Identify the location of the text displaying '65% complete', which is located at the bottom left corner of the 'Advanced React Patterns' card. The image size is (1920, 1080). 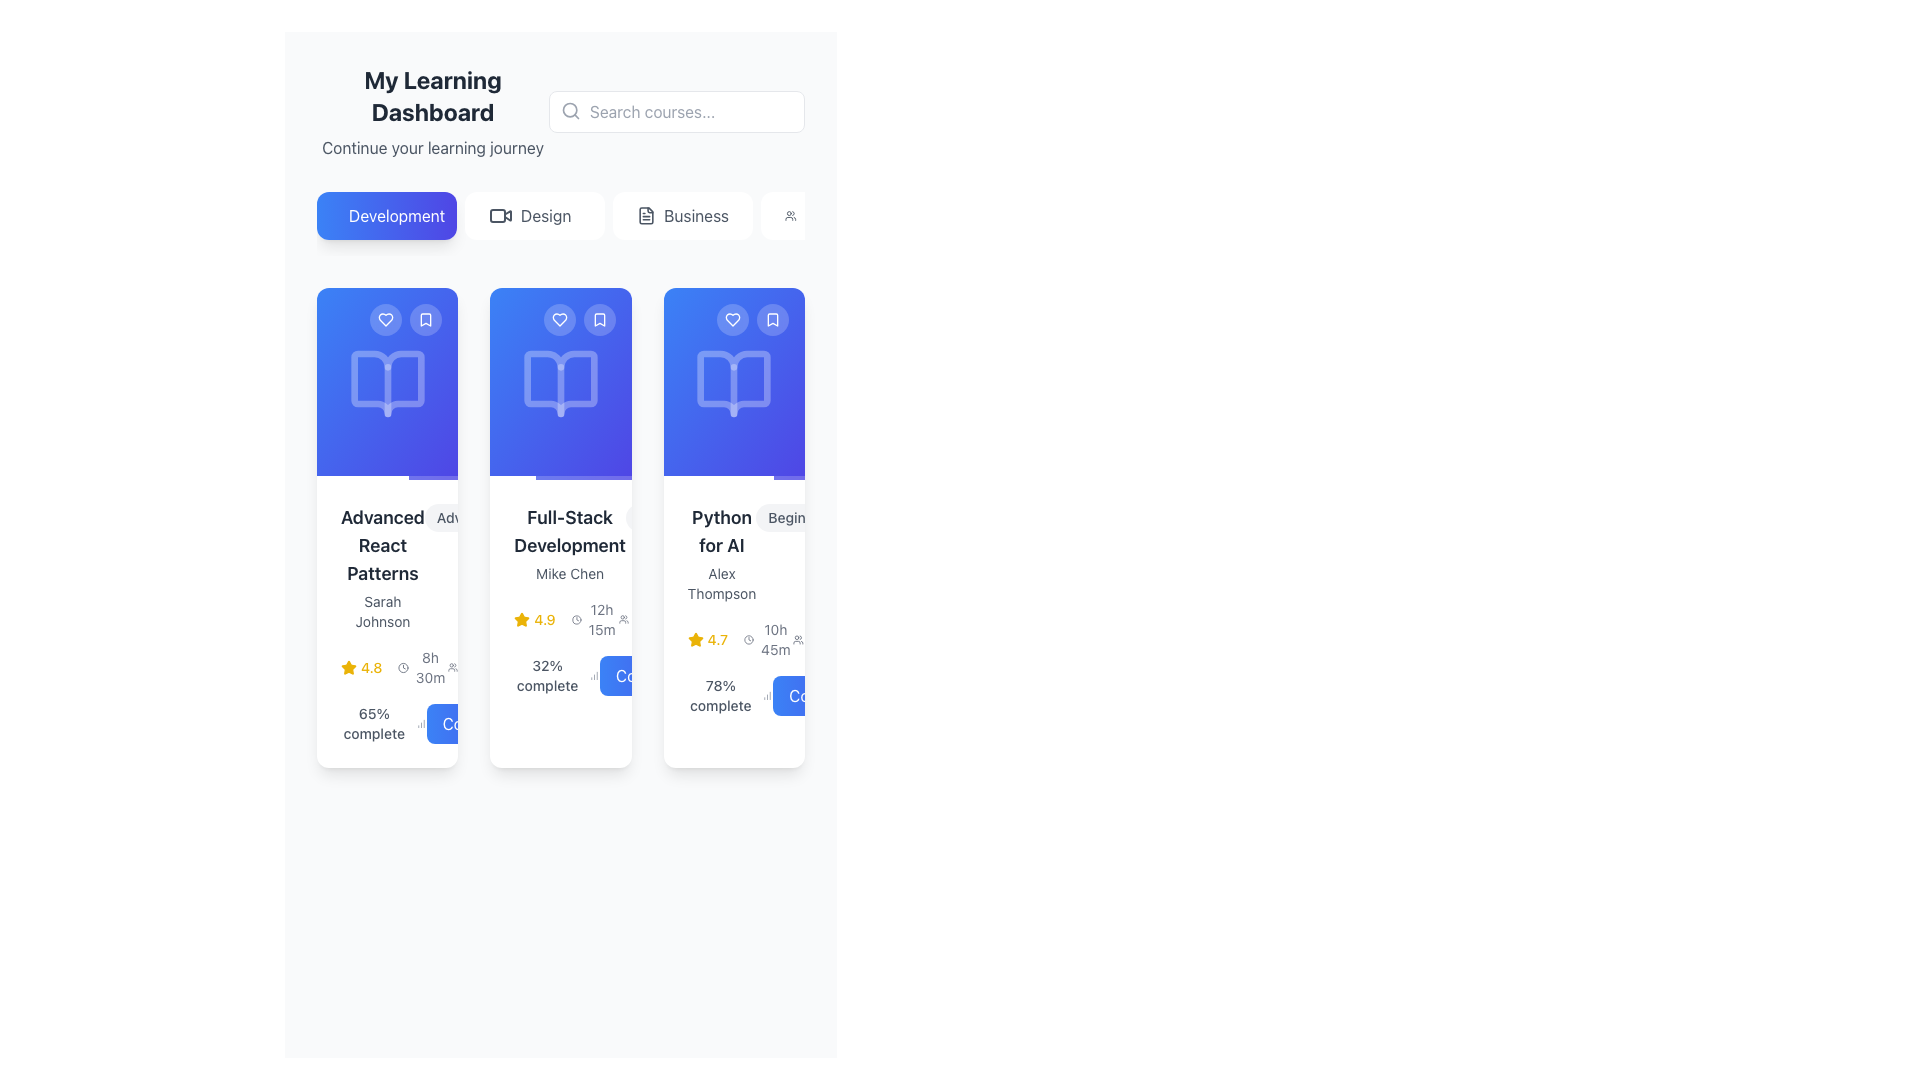
(383, 724).